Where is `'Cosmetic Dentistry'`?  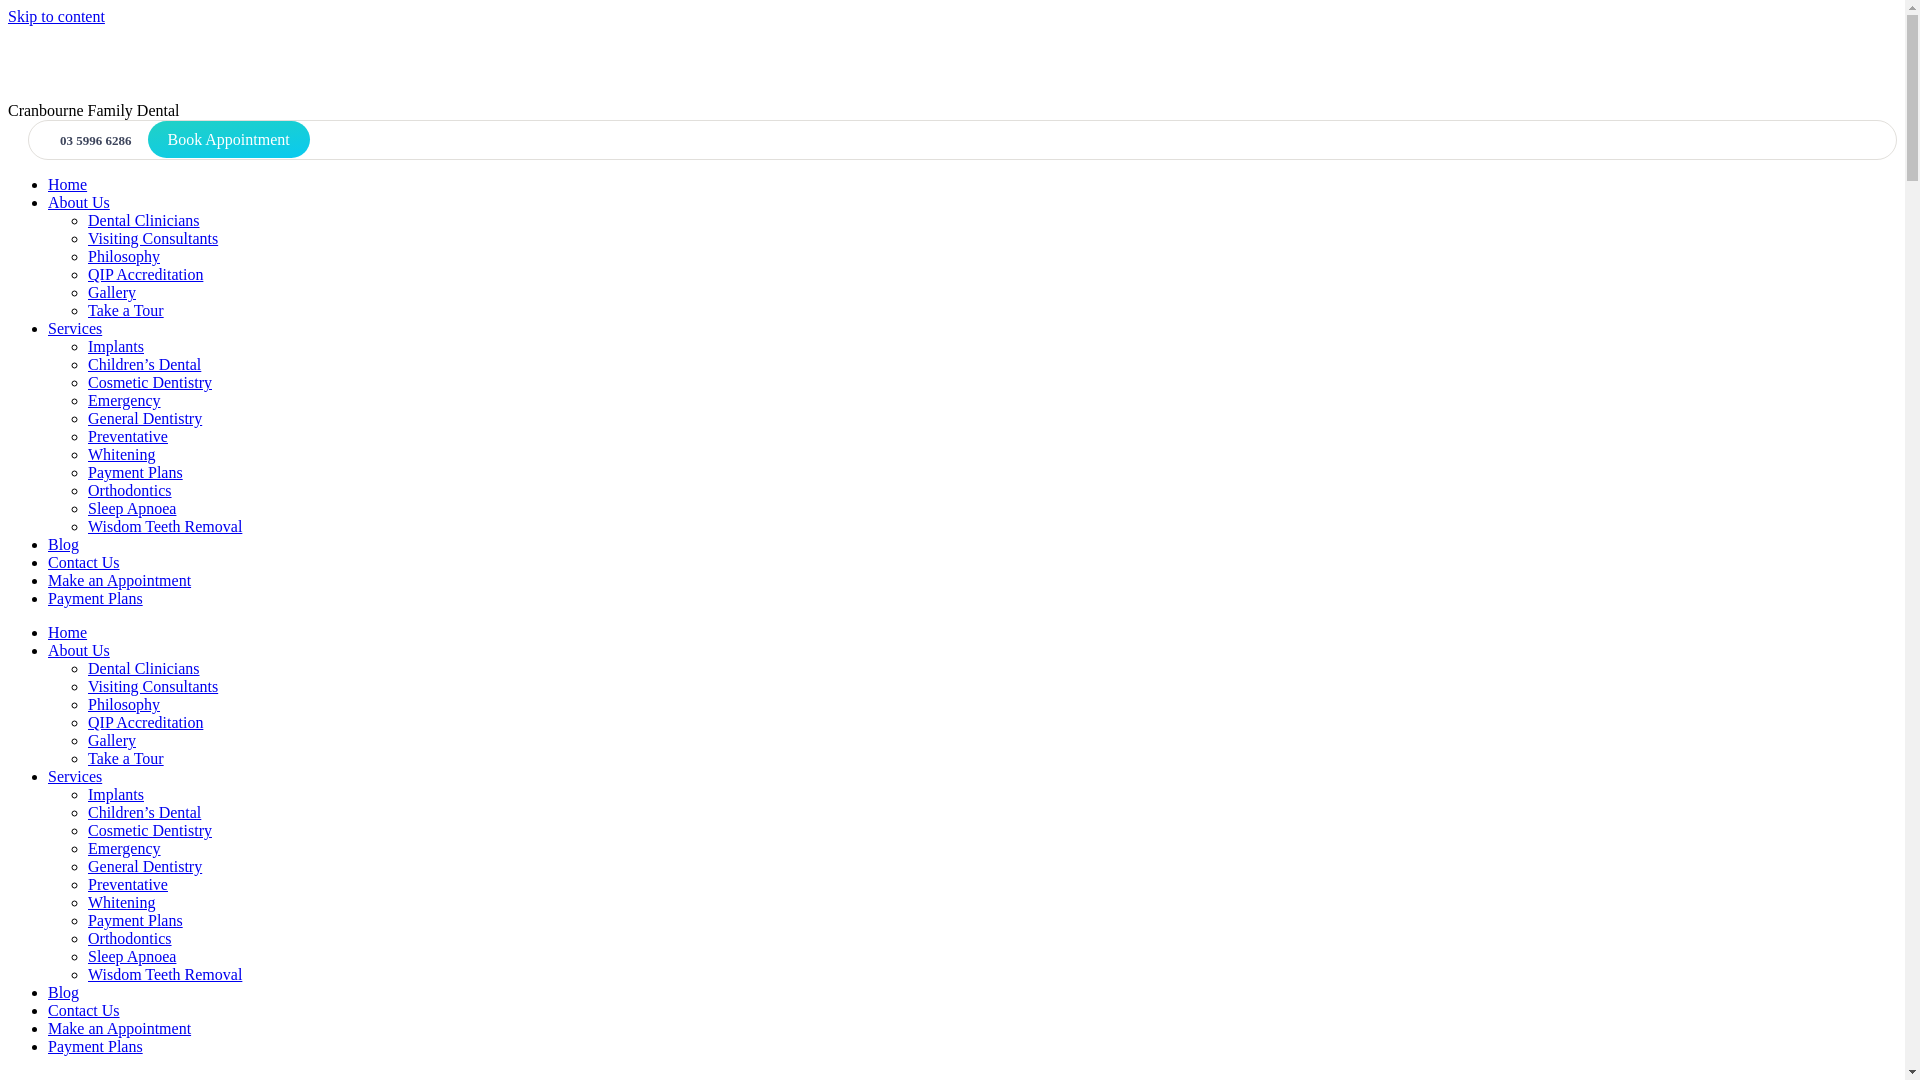
'Cosmetic Dentistry' is located at coordinates (148, 830).